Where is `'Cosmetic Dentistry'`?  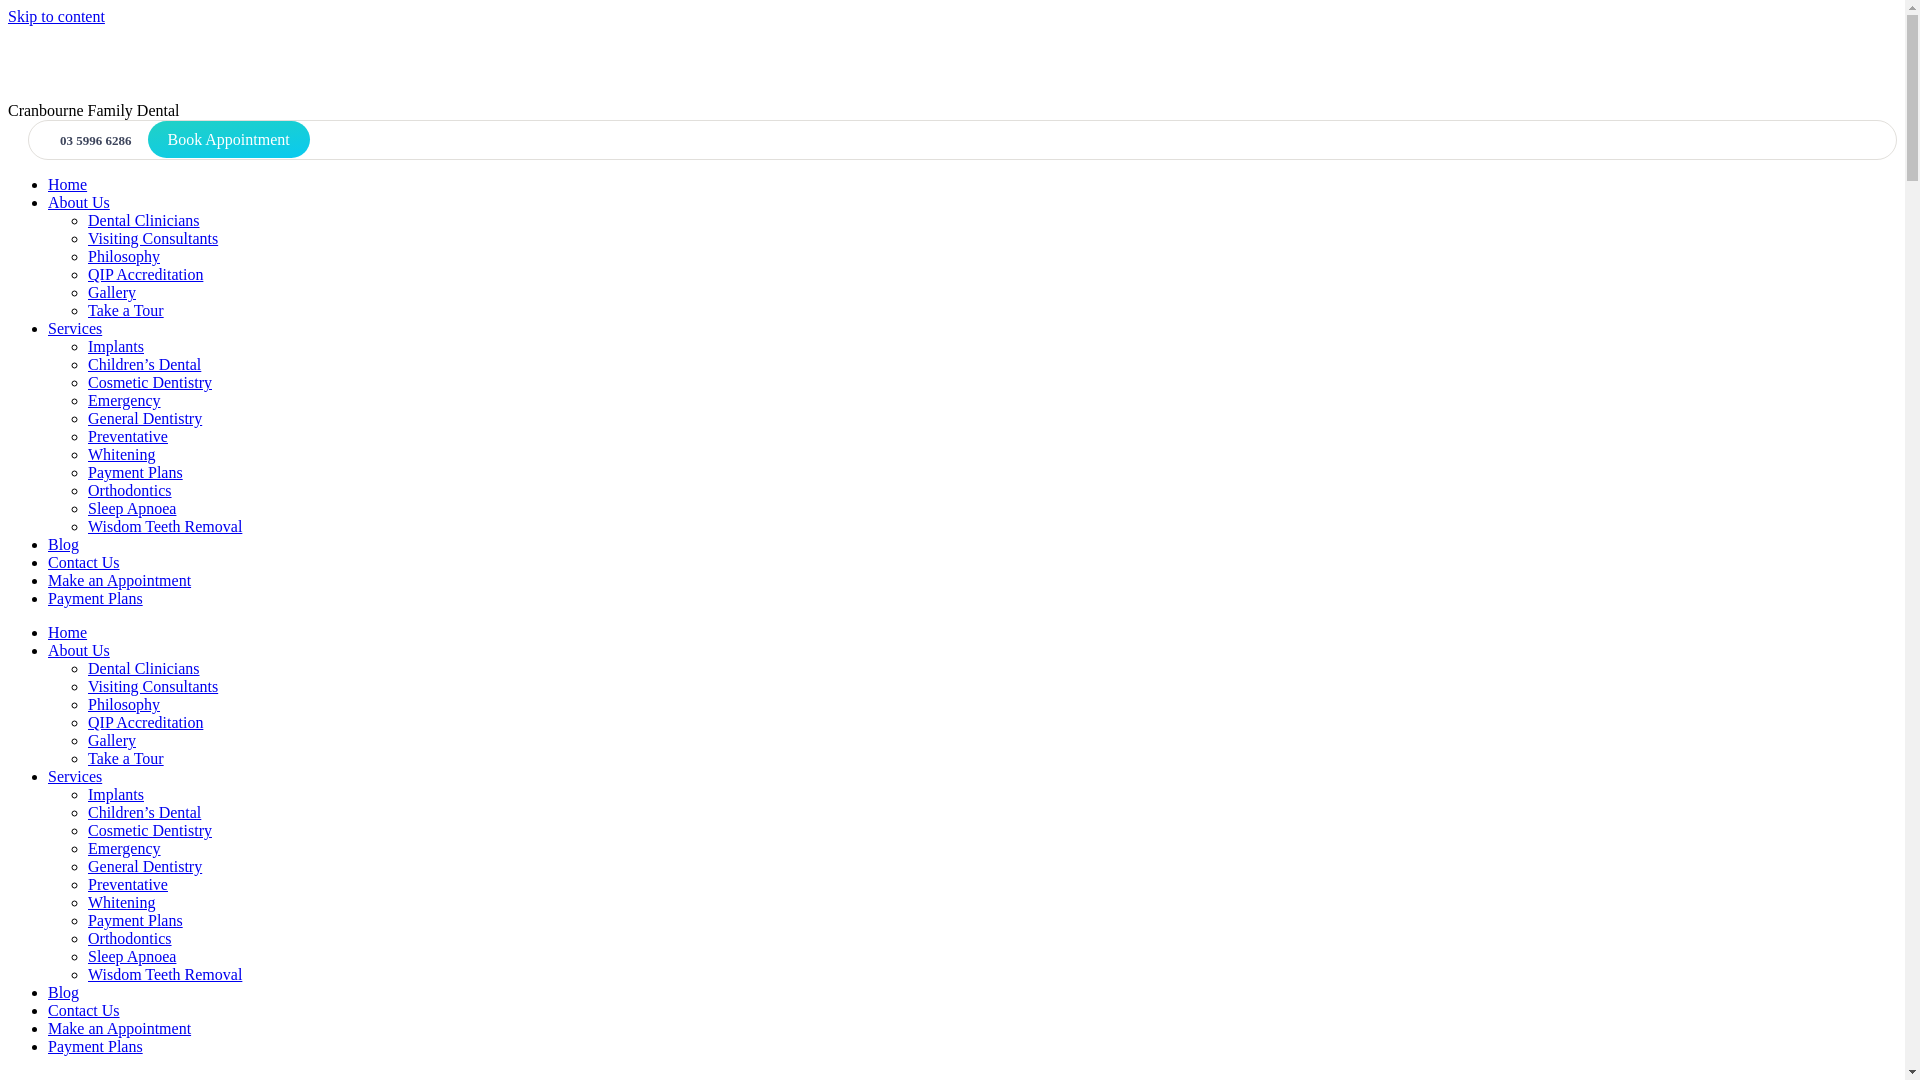
'Cosmetic Dentistry' is located at coordinates (148, 830).